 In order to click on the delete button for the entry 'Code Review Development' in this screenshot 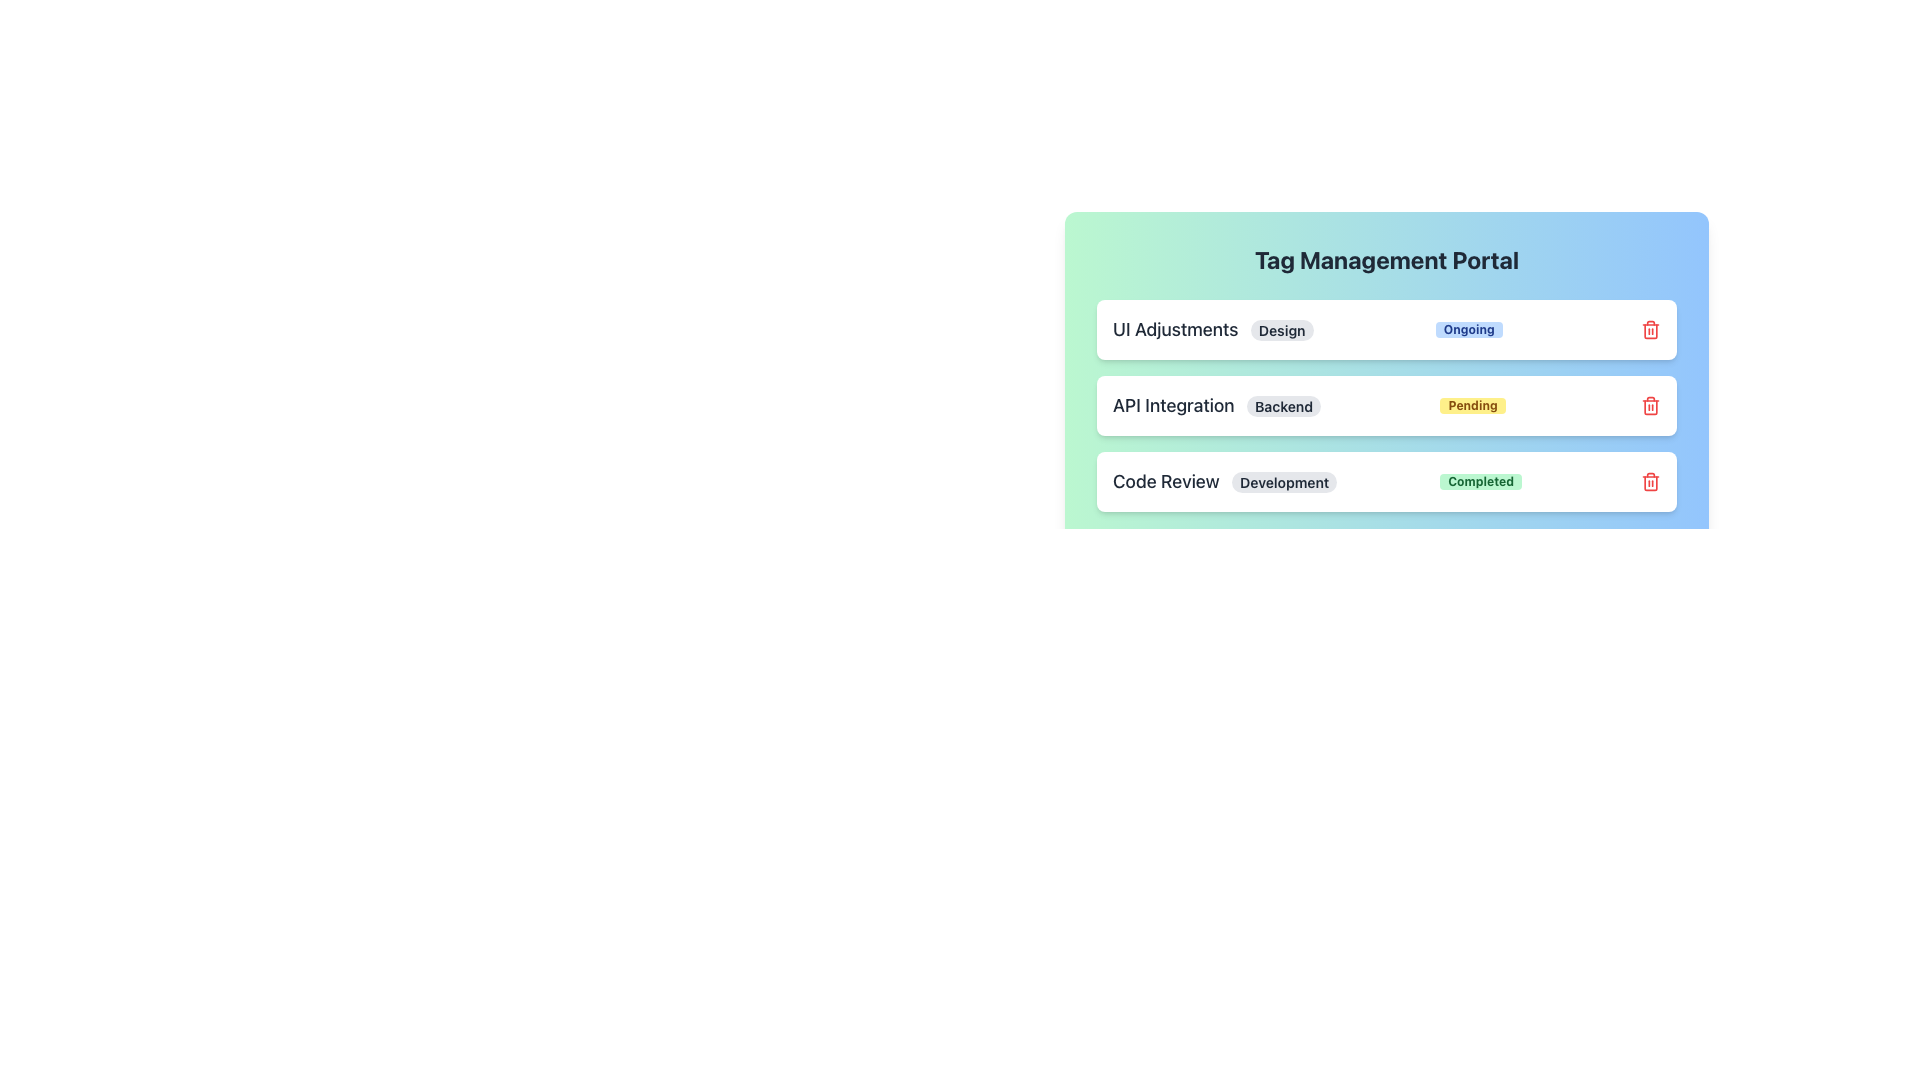, I will do `click(1651, 482)`.